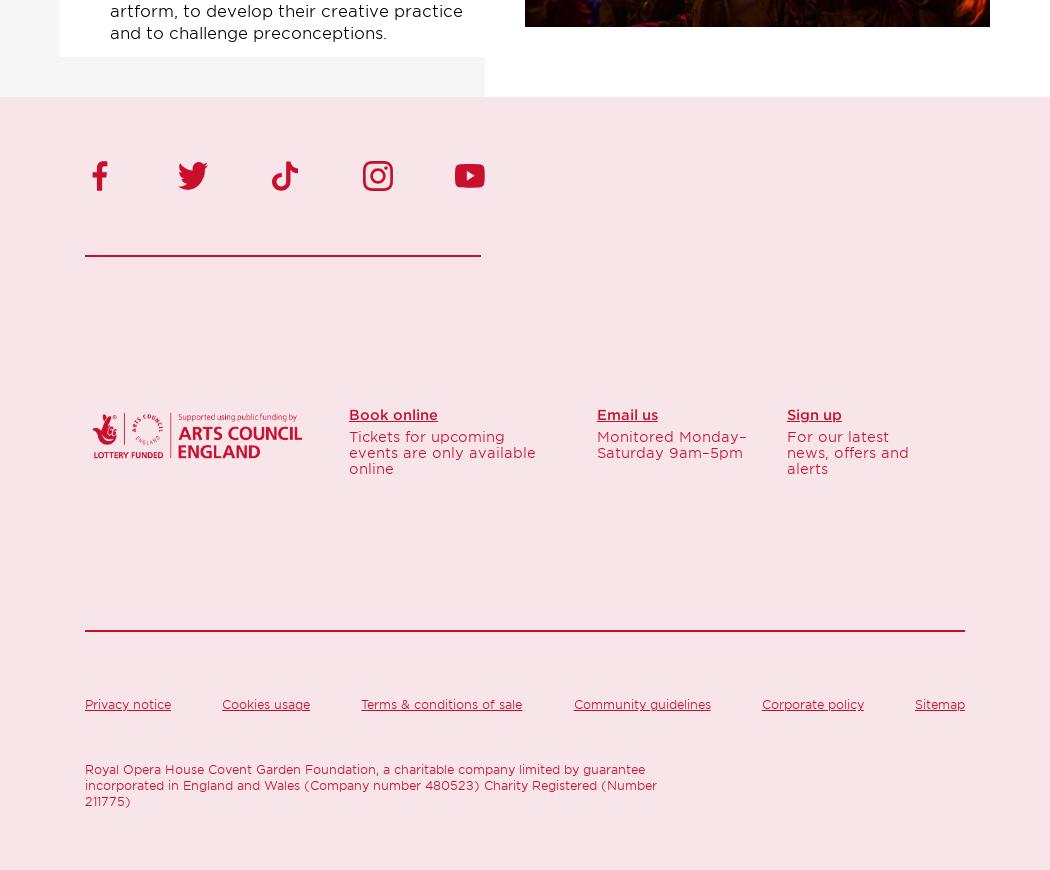 The image size is (1050, 870). I want to click on 'Monitored Monday–Saturday 9am–5pm', so click(669, 444).